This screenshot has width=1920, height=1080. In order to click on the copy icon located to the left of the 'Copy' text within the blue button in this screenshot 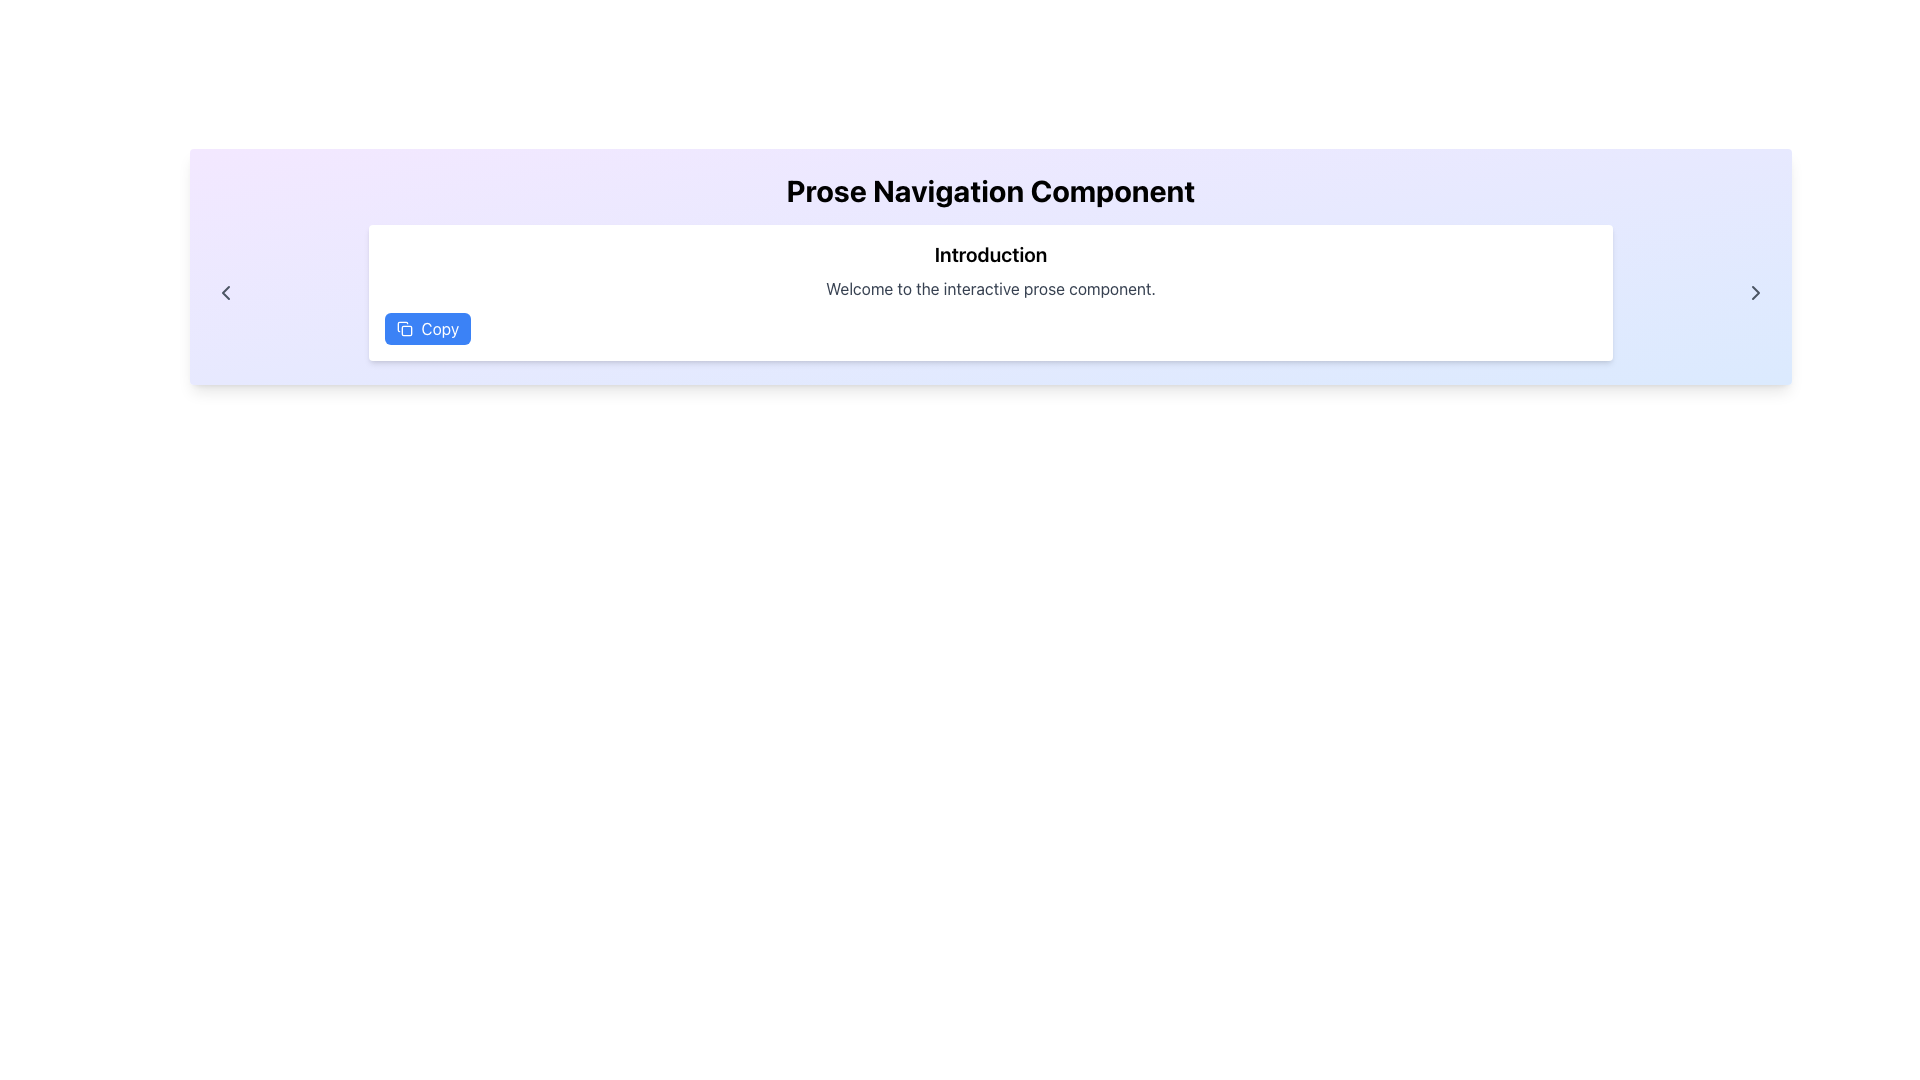, I will do `click(404, 327)`.